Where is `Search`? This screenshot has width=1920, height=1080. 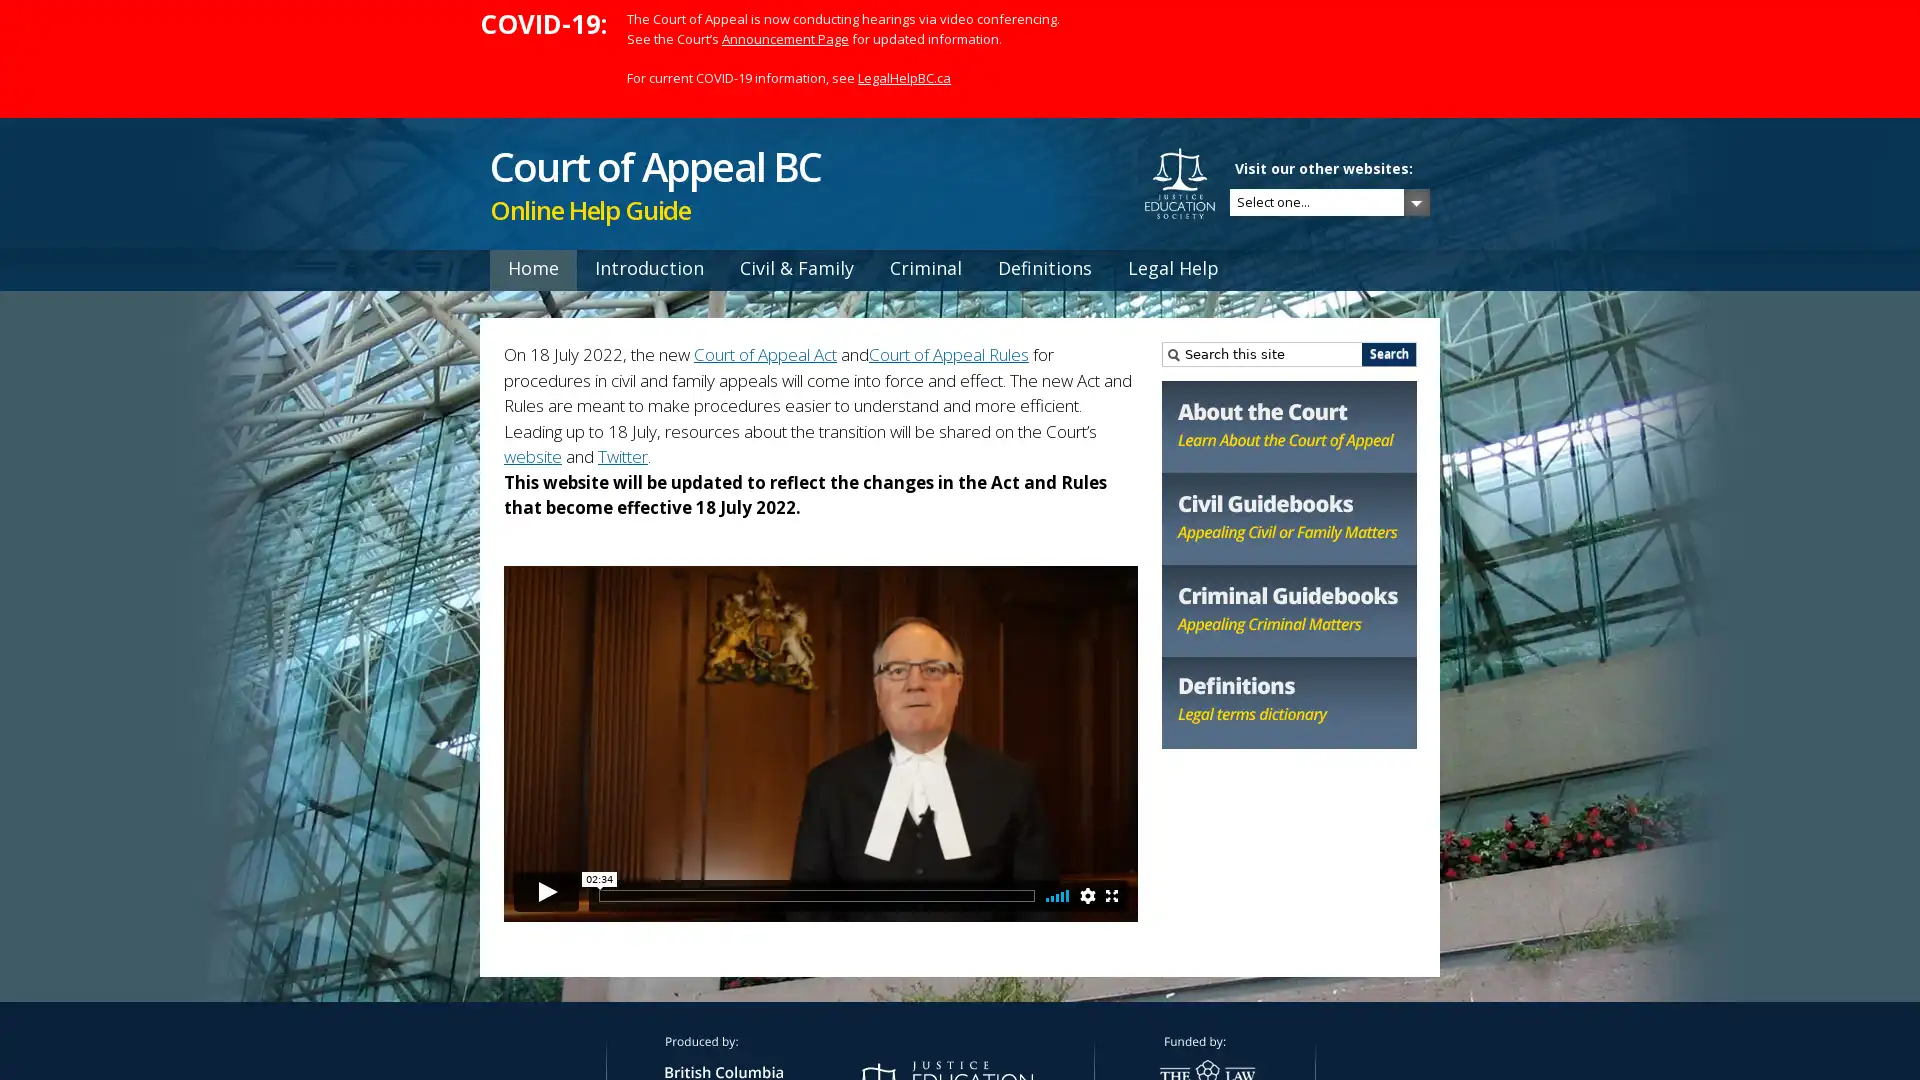 Search is located at coordinates (1388, 353).